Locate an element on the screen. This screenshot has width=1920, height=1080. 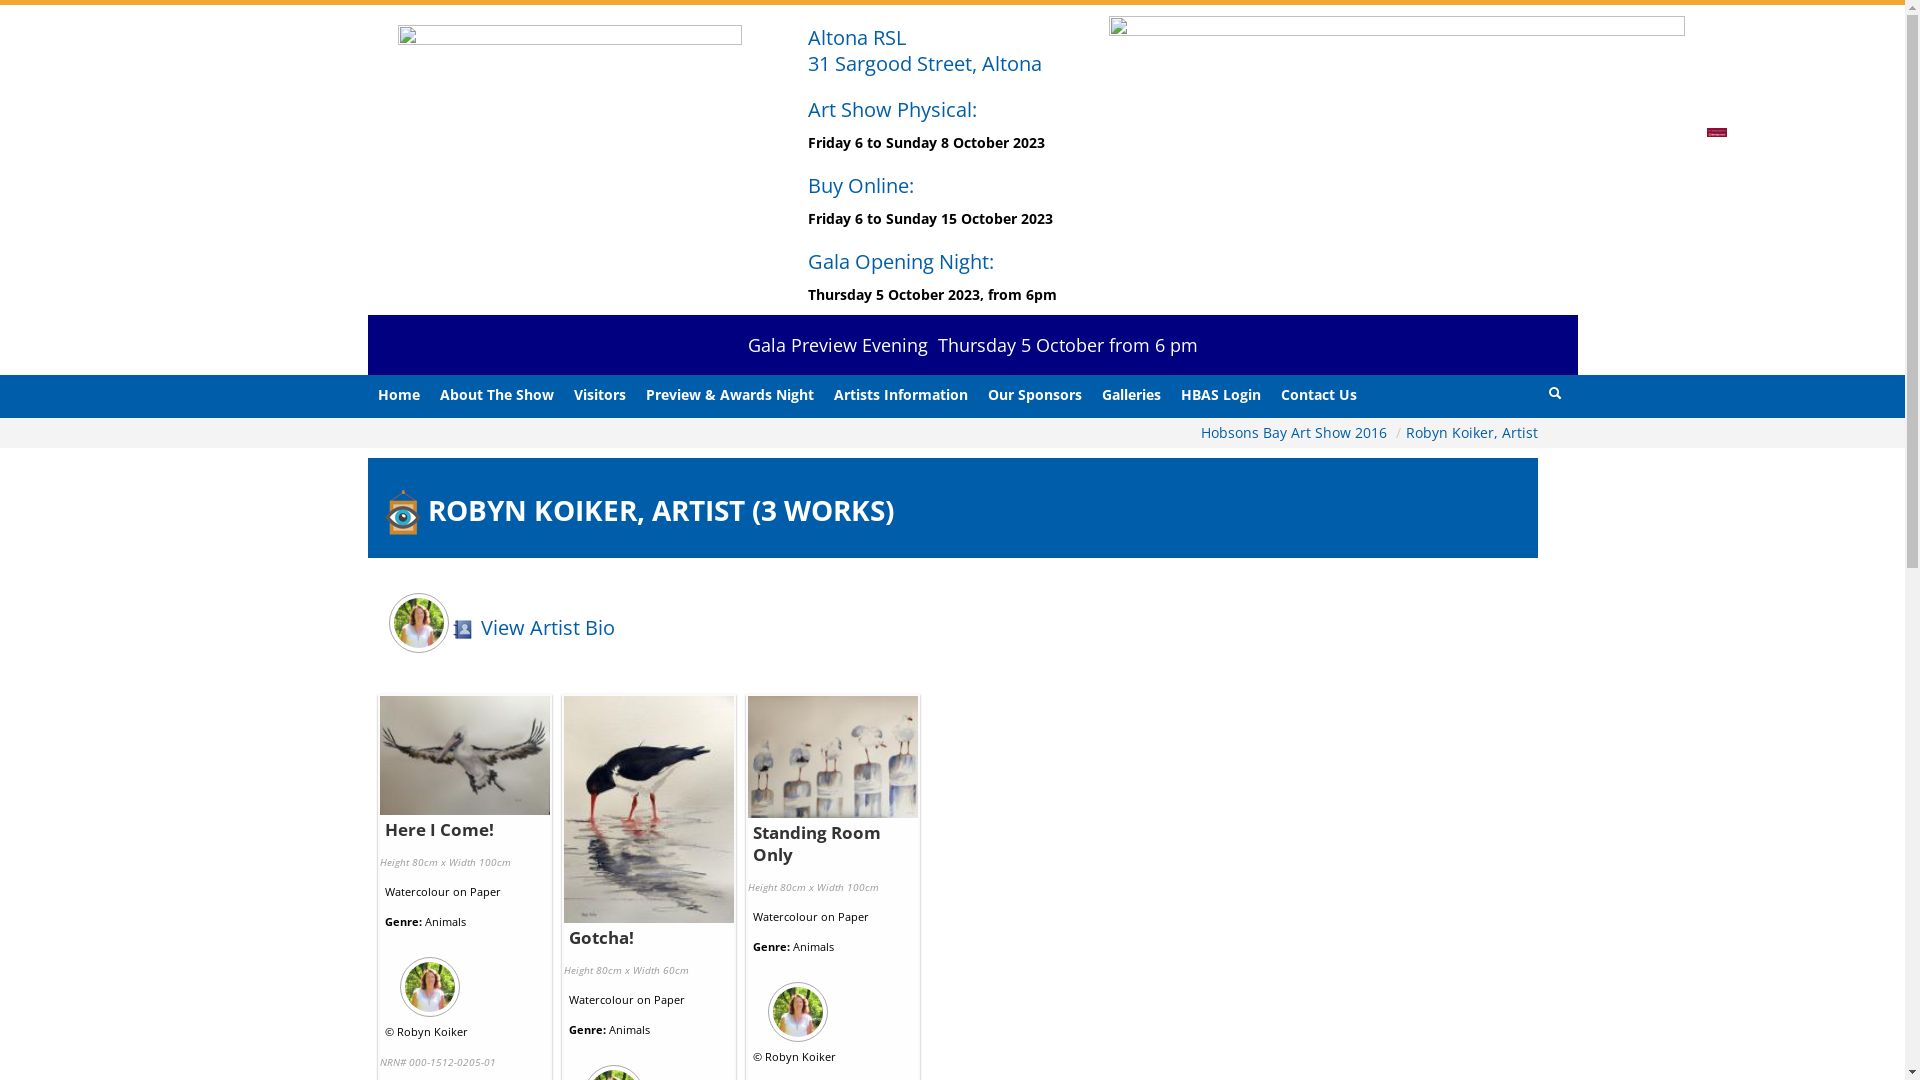
'Watercolour' is located at coordinates (415, 890).